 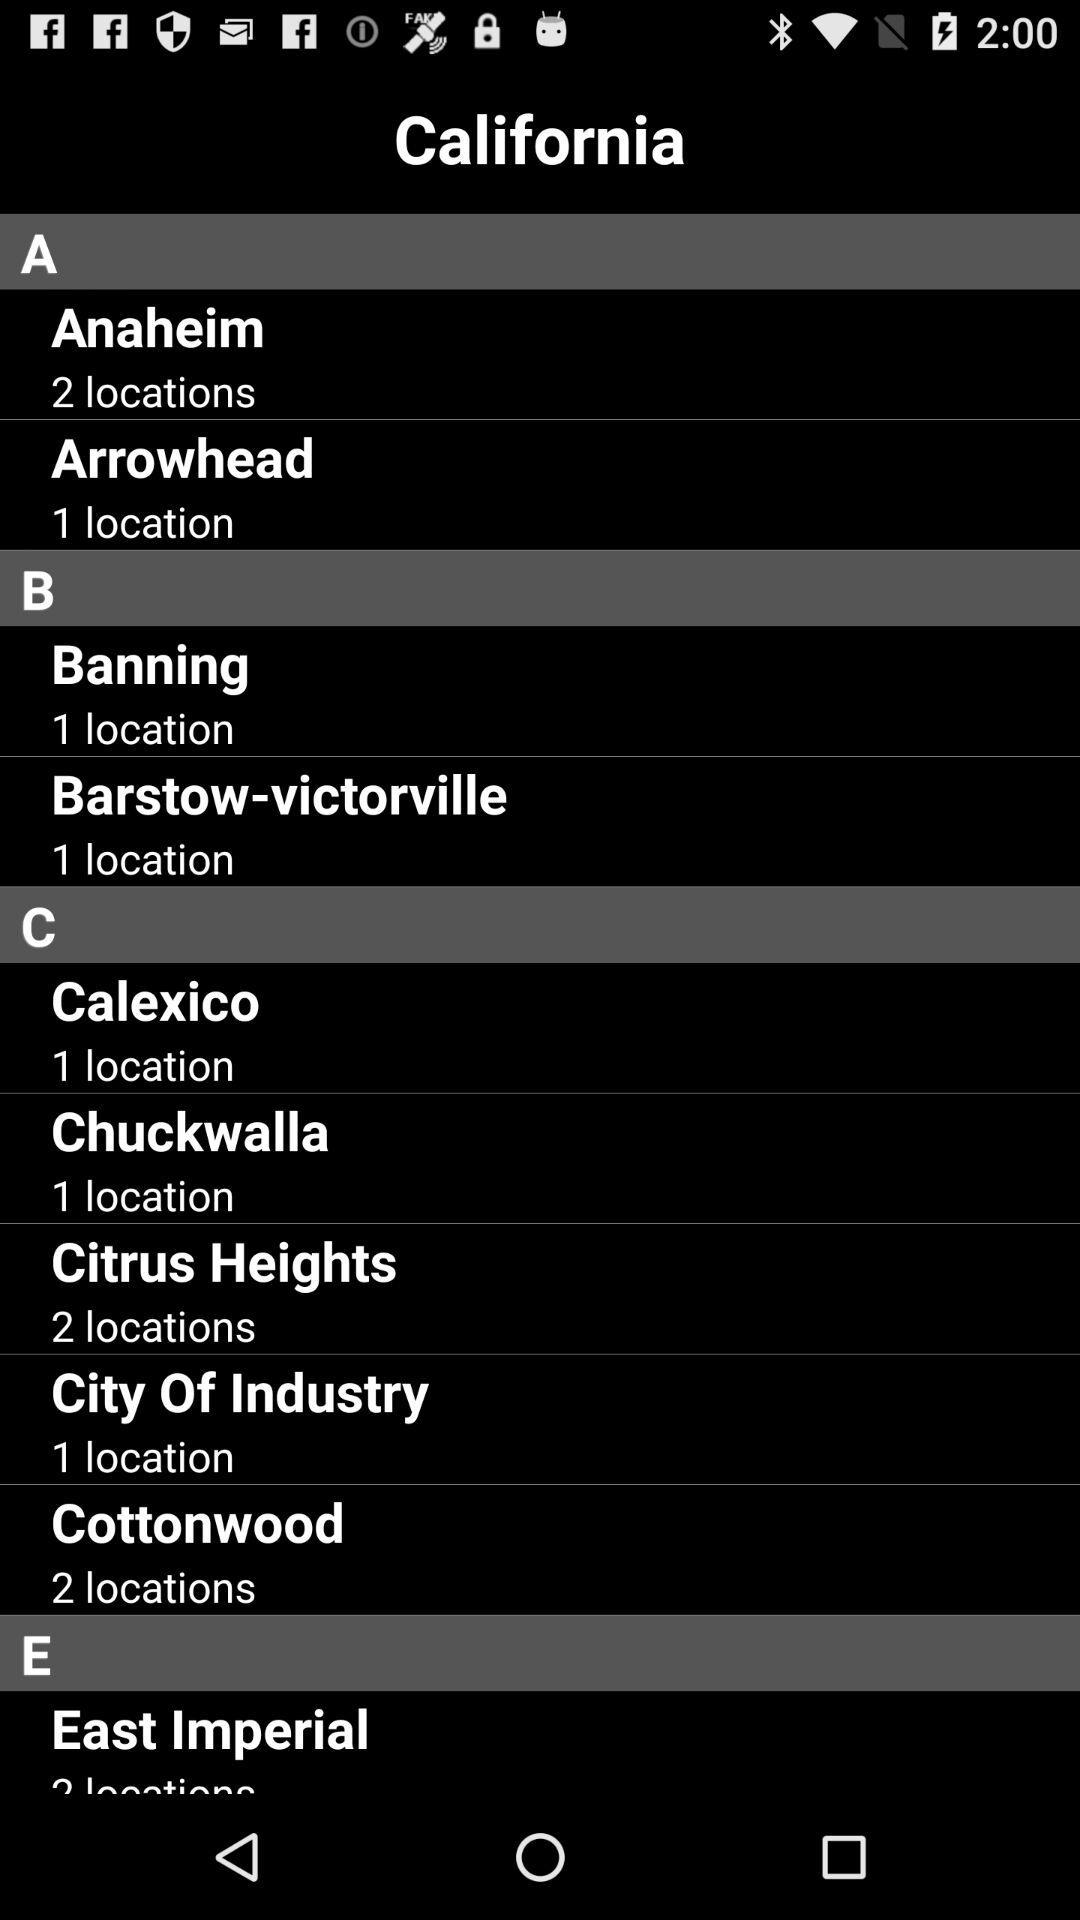 I want to click on icon above the 1 location, so click(x=190, y=1129).